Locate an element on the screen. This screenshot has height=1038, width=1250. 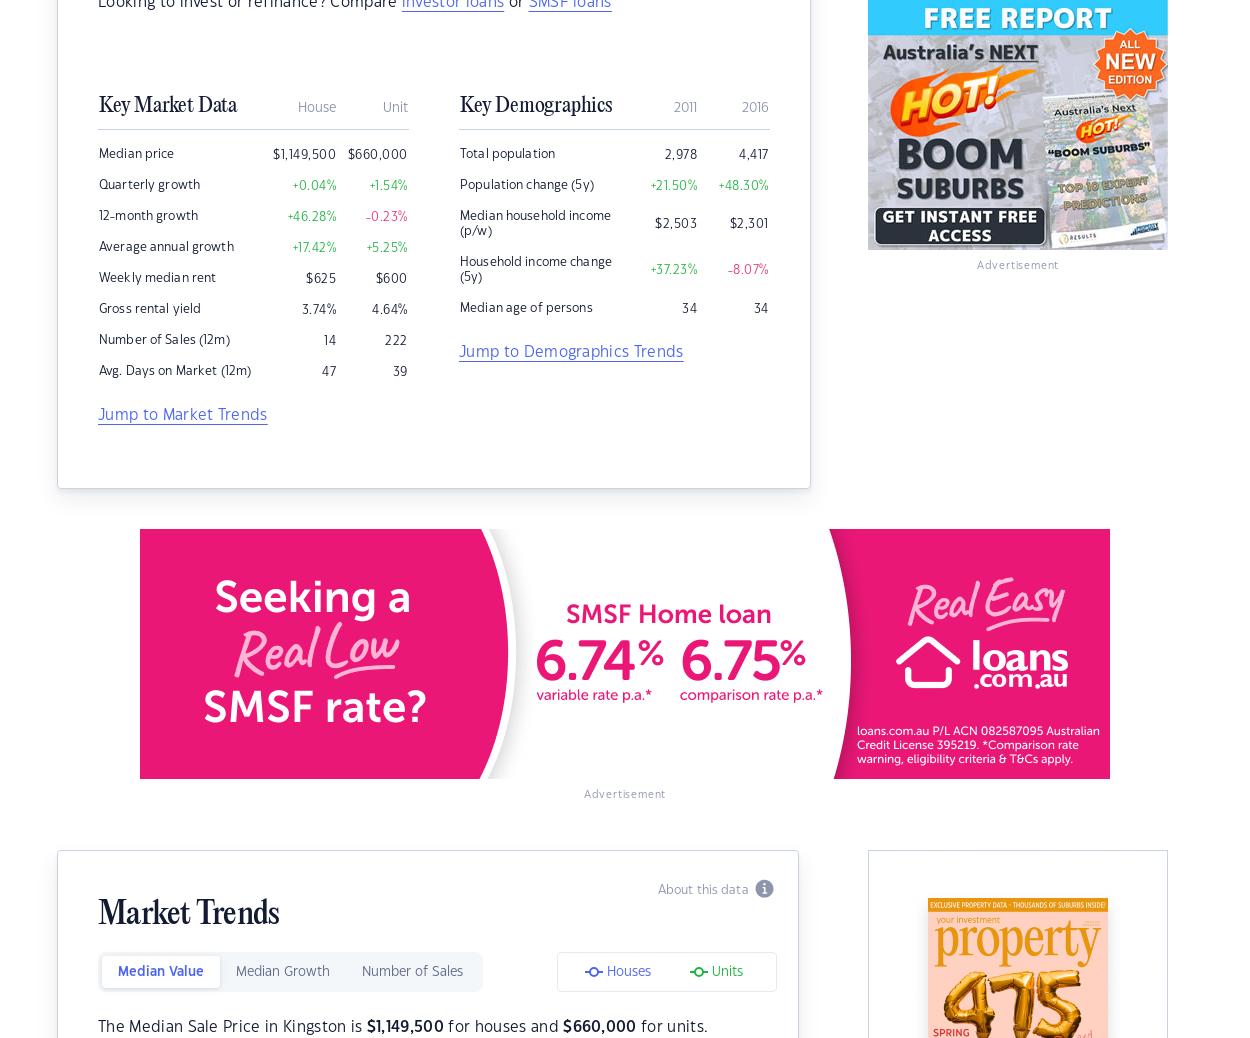
'LEARN MORE' is located at coordinates (1116, 39).